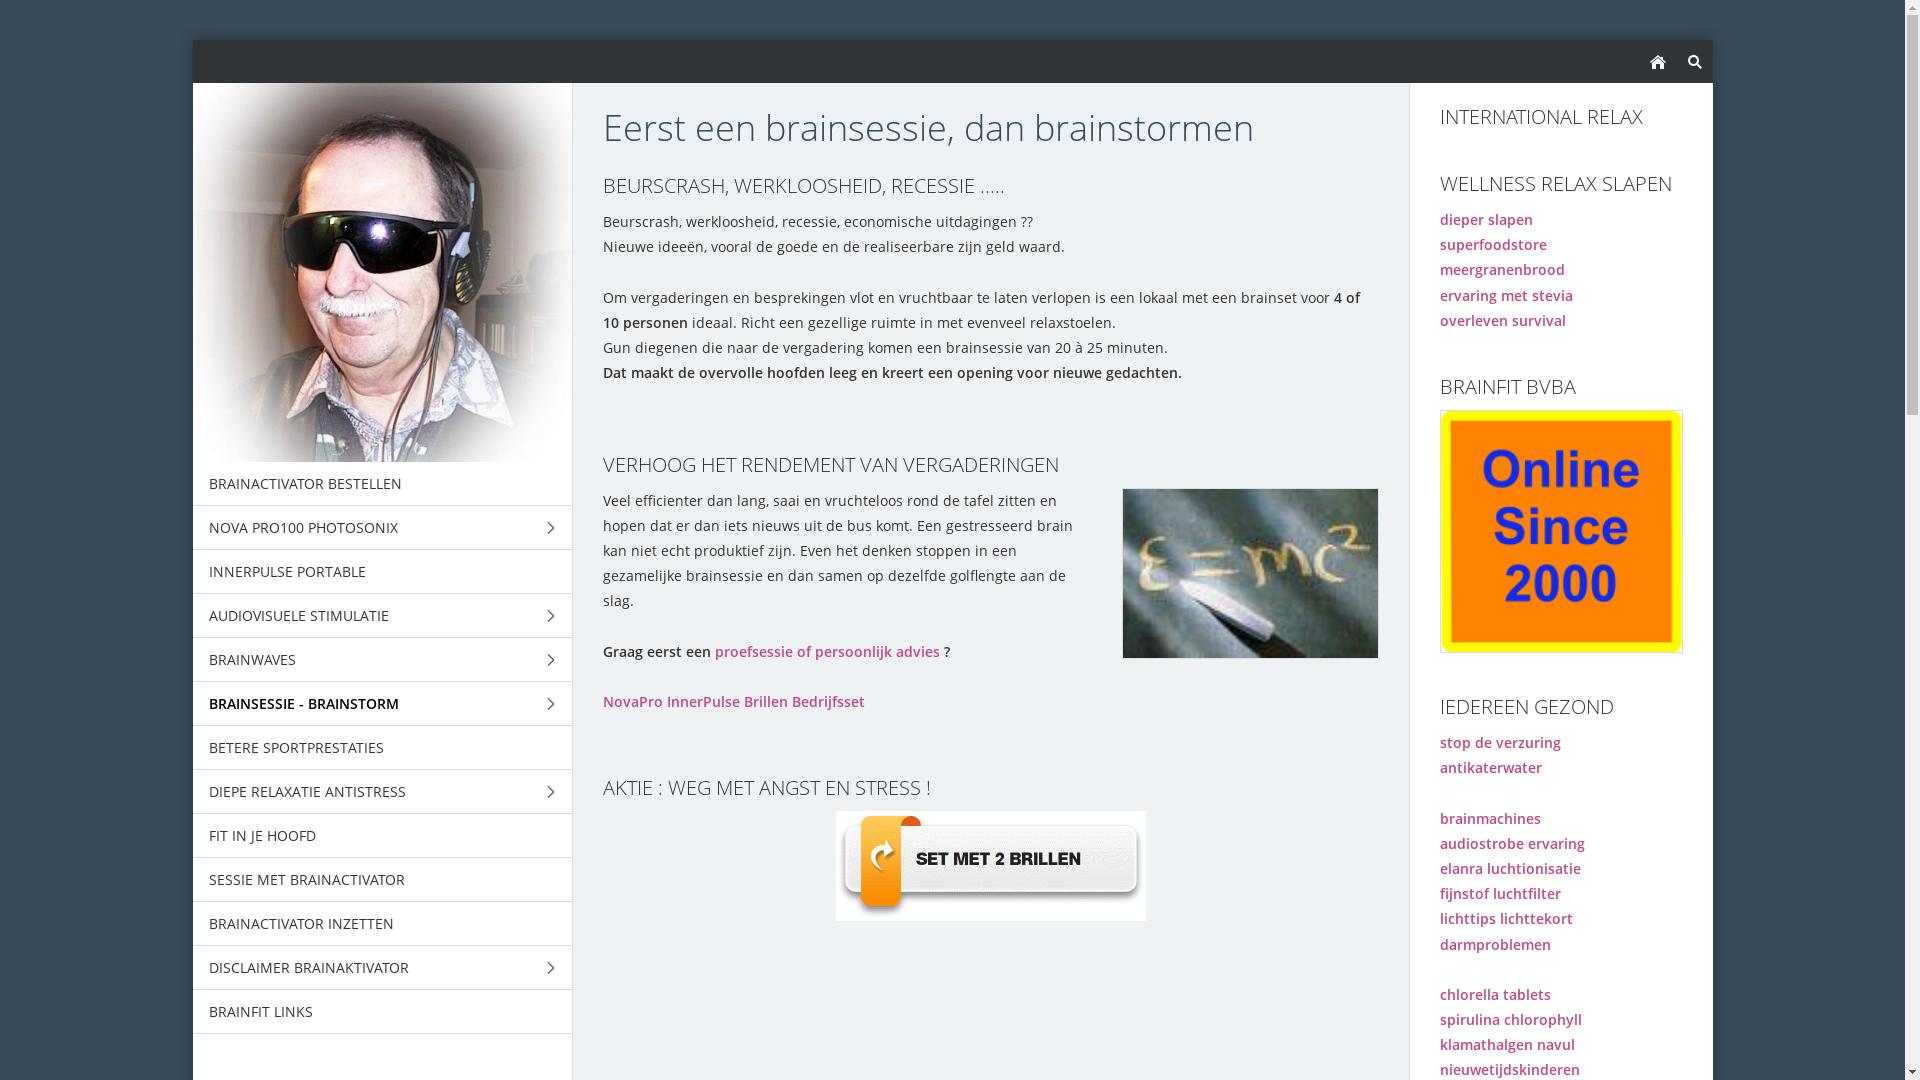 This screenshot has width=1920, height=1080. I want to click on 'lichttips lichttekort', so click(1506, 918).